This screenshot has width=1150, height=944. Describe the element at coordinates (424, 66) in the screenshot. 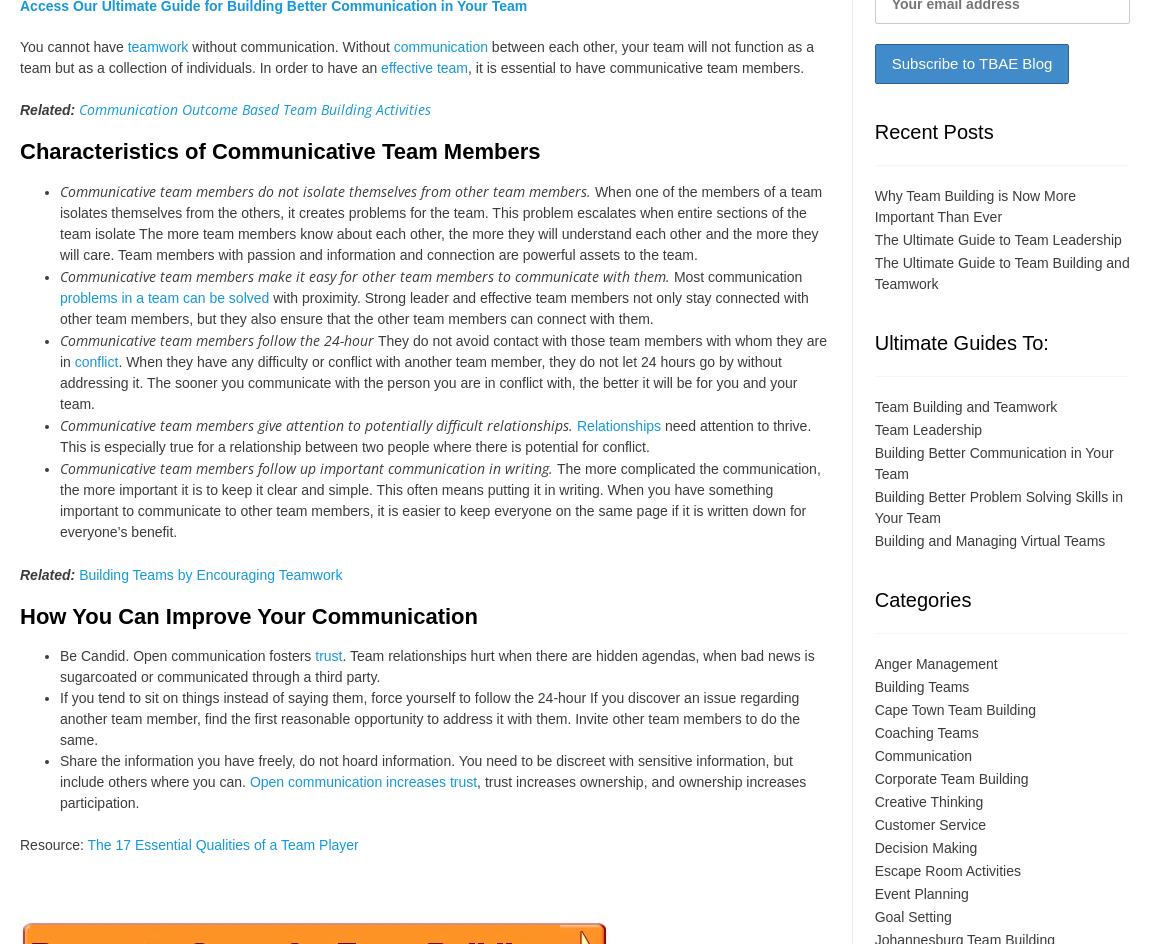

I see `'effective team'` at that location.